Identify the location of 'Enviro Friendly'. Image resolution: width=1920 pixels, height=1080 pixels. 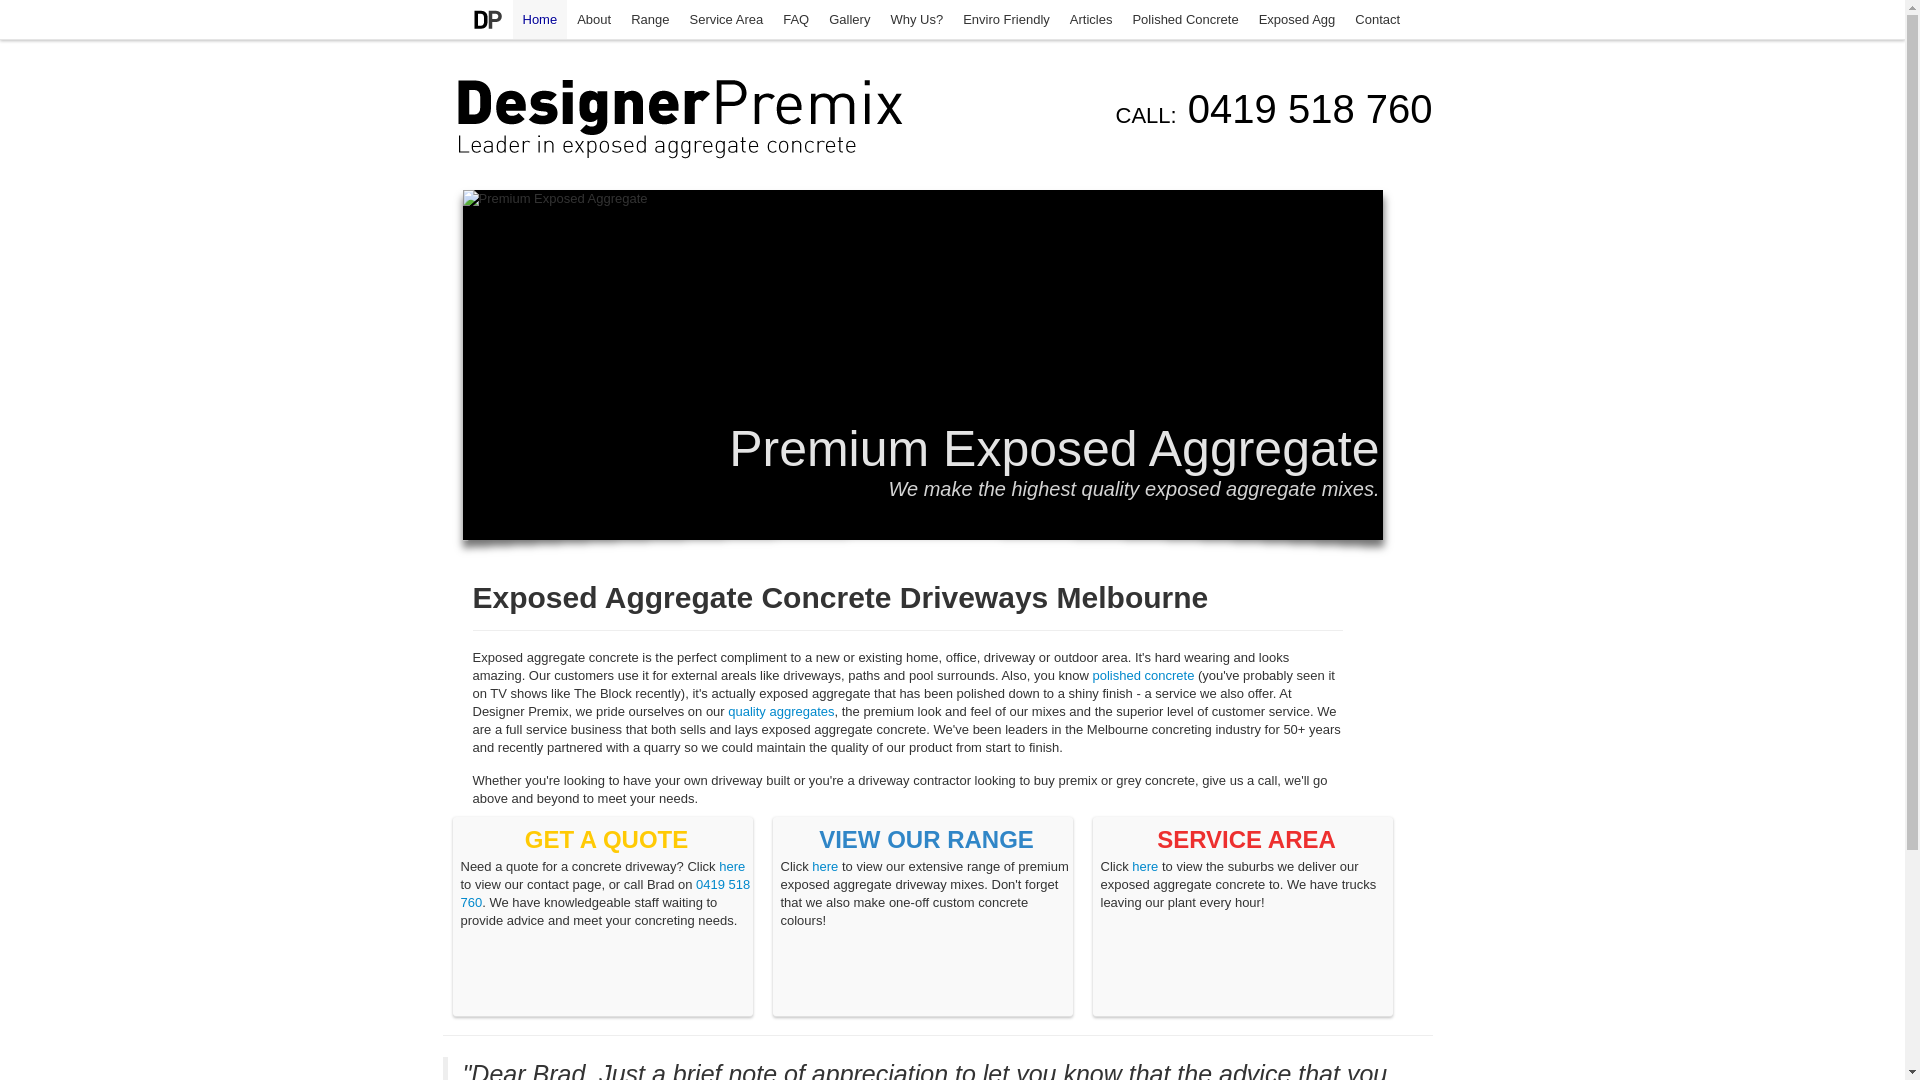
(1006, 19).